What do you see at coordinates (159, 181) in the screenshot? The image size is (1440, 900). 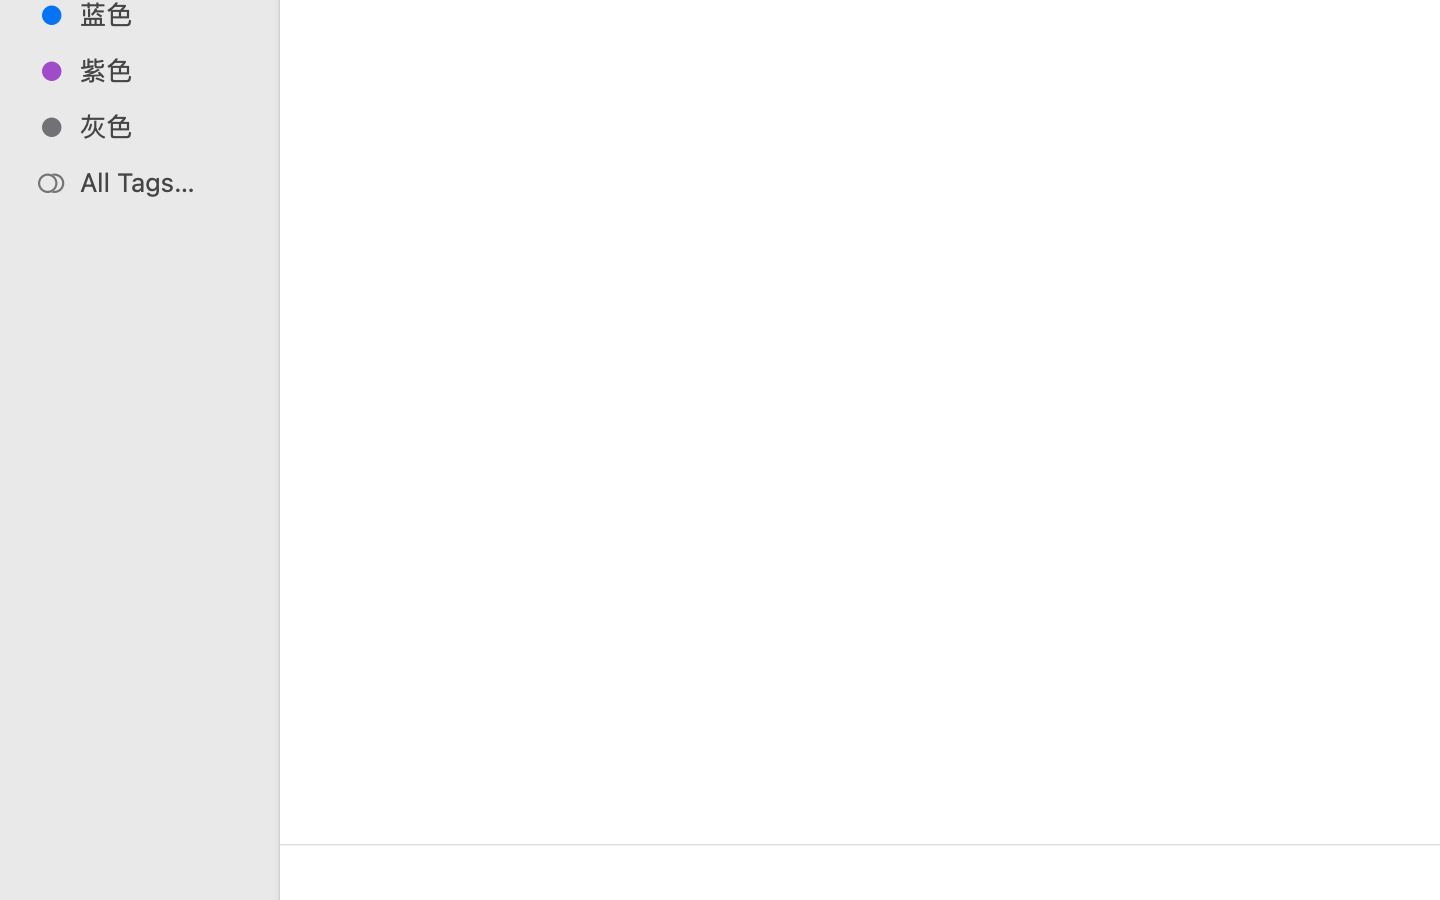 I see `'All Tags…'` at bounding box center [159, 181].